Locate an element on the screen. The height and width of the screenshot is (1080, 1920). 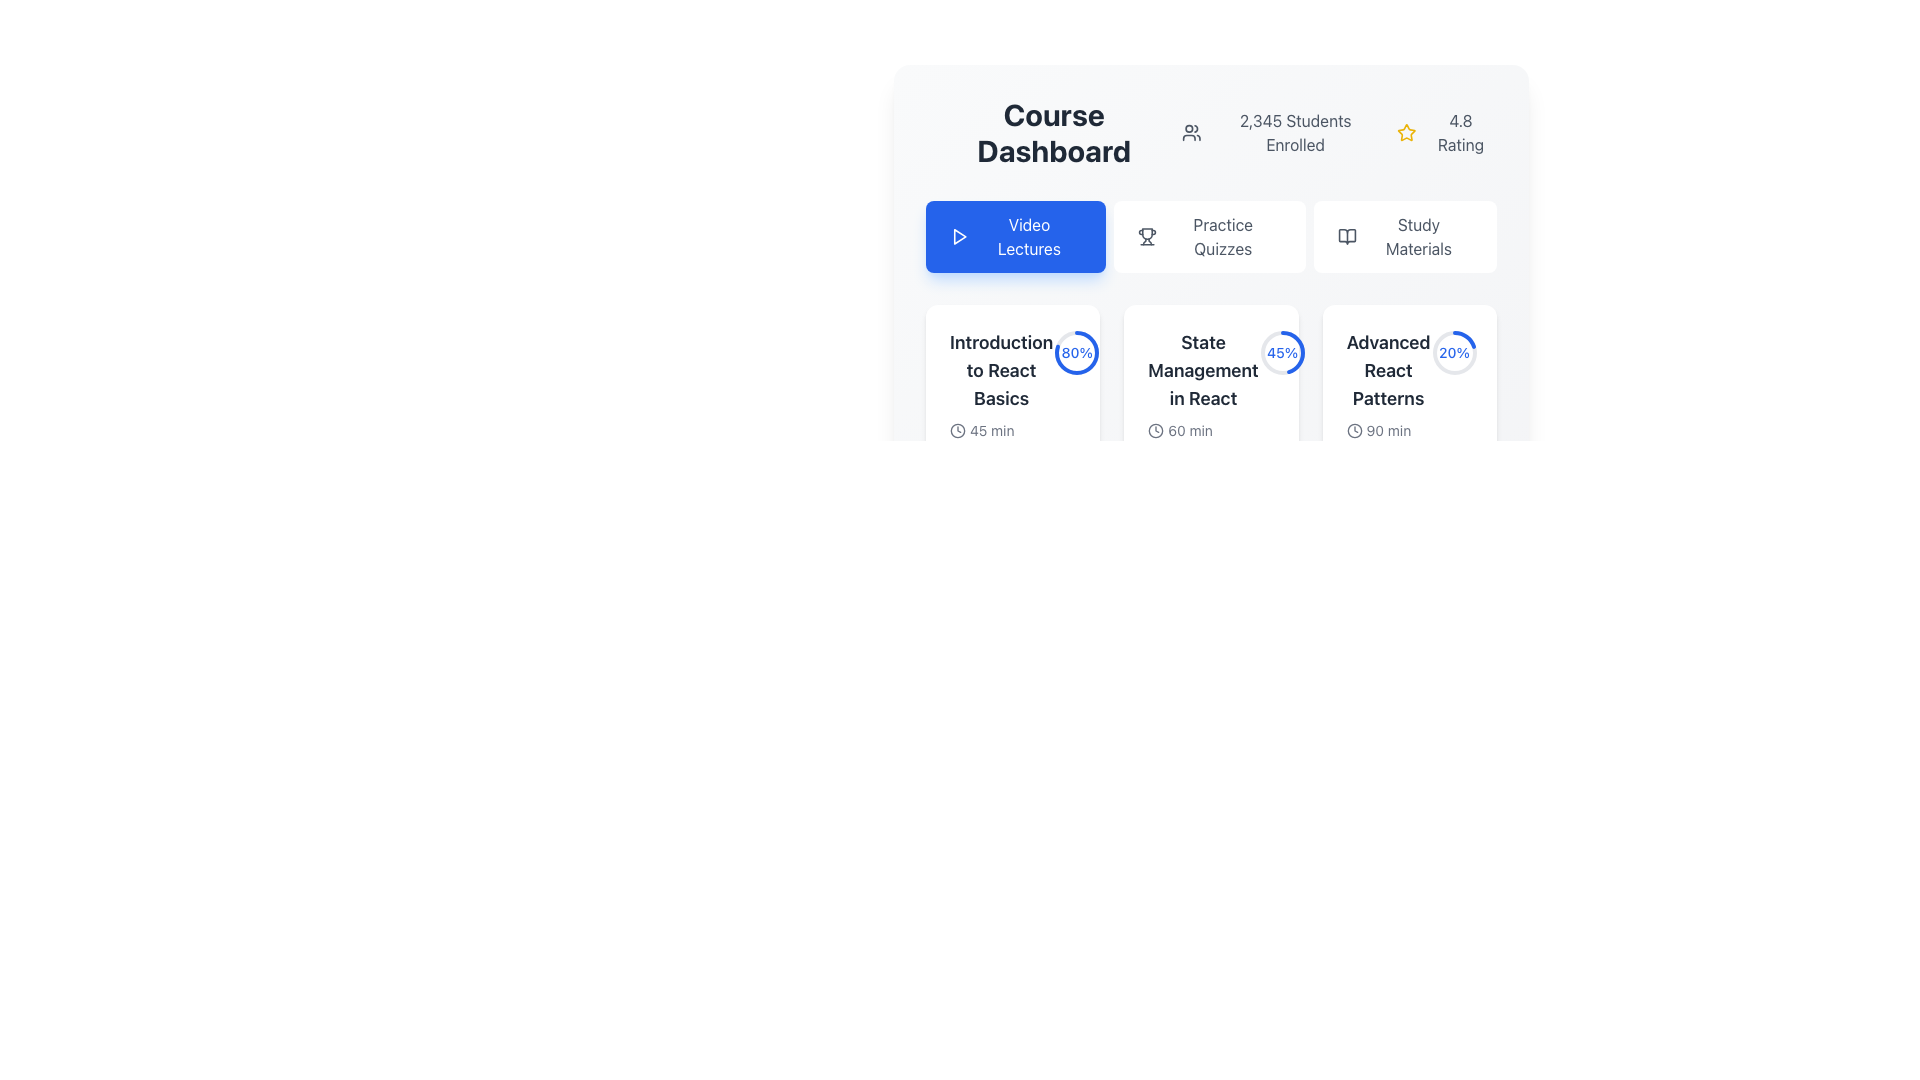
the circular progress indicator displaying '20%' in the top right corner of the 'Advanced React Patterns' card is located at coordinates (1454, 352).